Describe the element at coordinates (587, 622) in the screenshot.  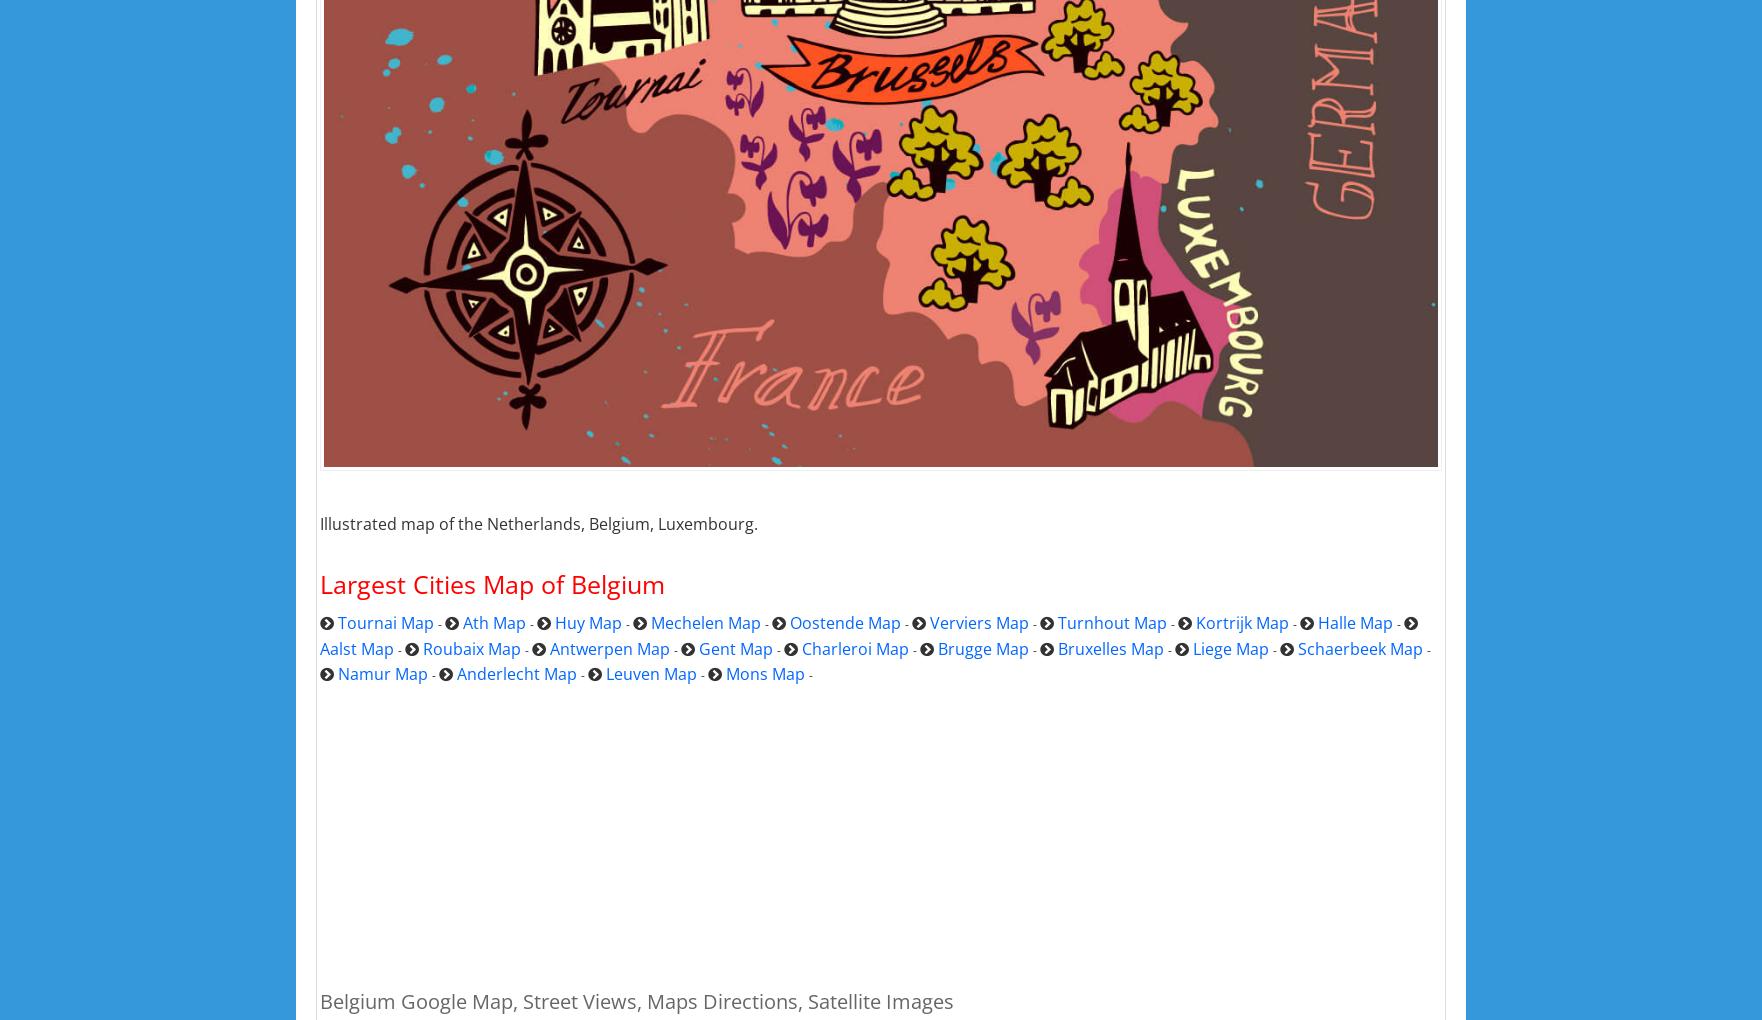
I see `'Huy Map'` at that location.